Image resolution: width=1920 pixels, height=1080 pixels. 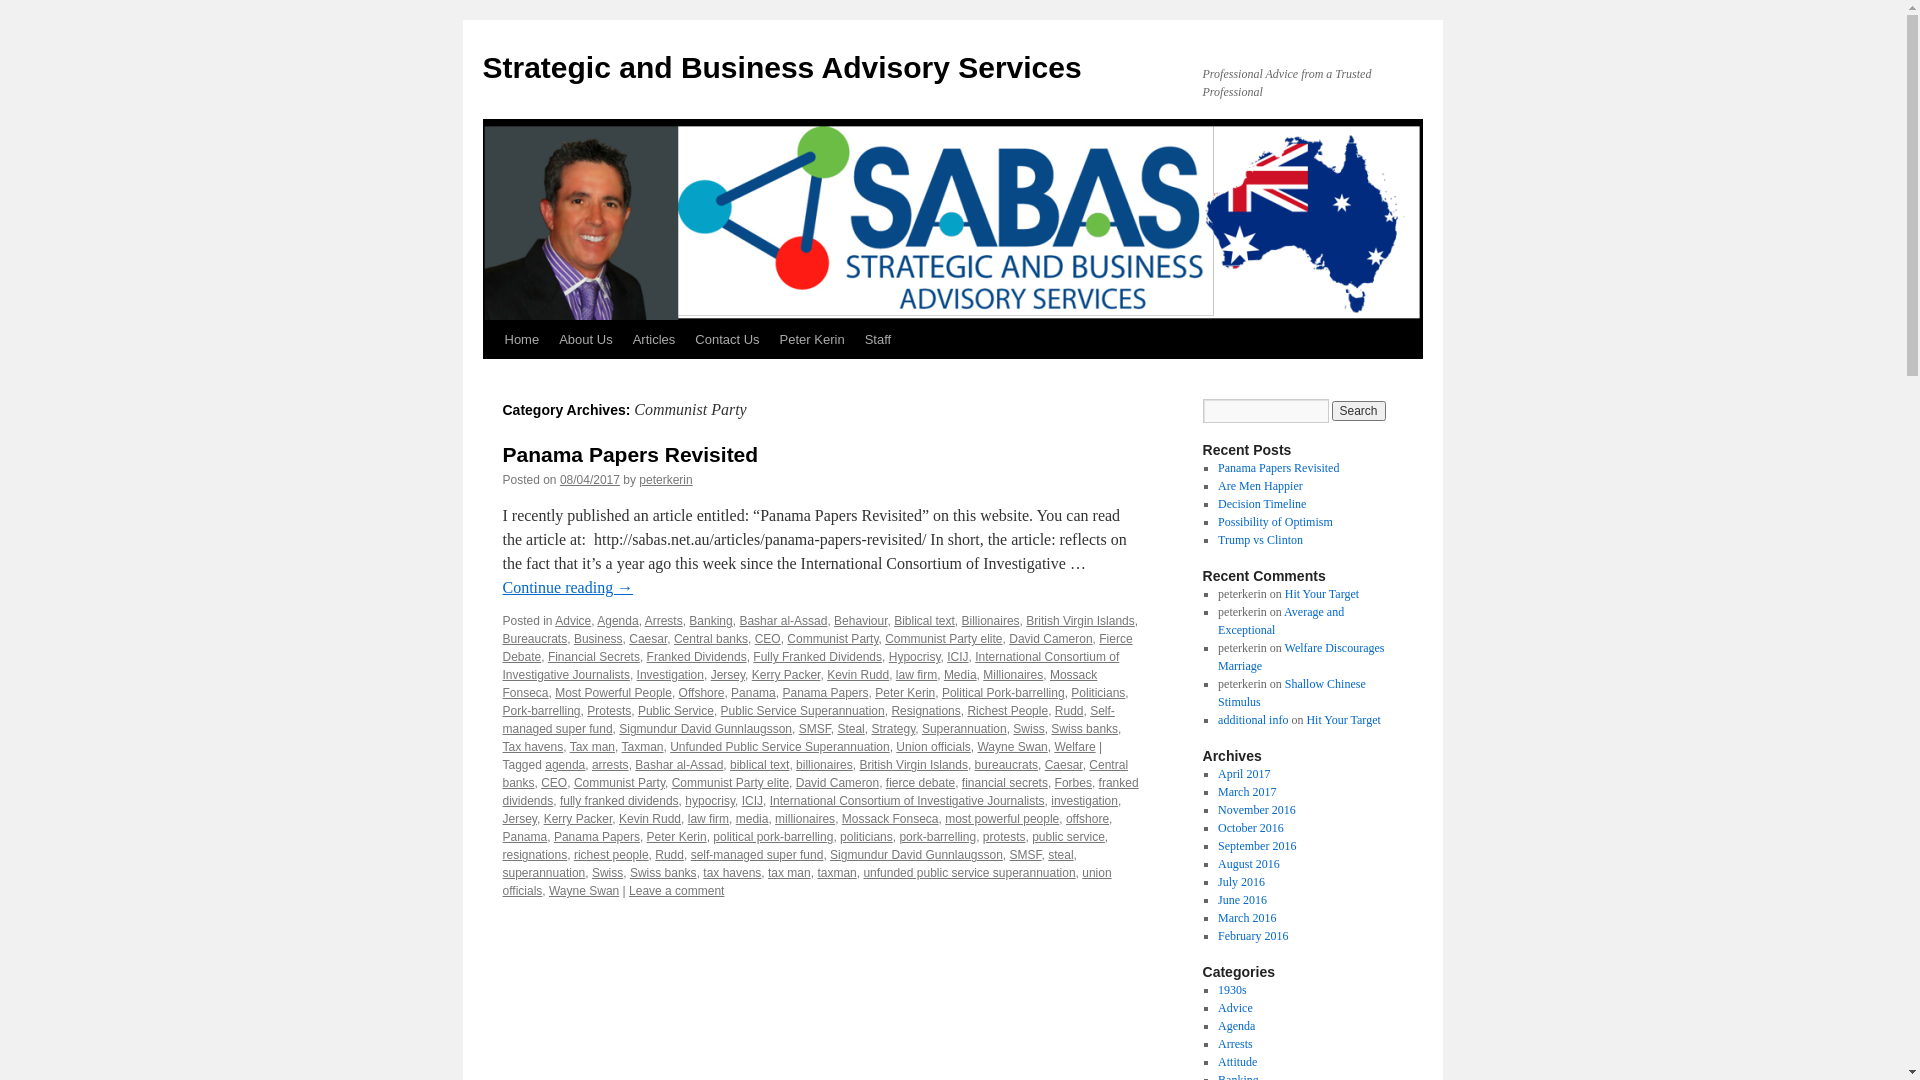 I want to click on 'Shallow Chinese Stimulus', so click(x=1291, y=692).